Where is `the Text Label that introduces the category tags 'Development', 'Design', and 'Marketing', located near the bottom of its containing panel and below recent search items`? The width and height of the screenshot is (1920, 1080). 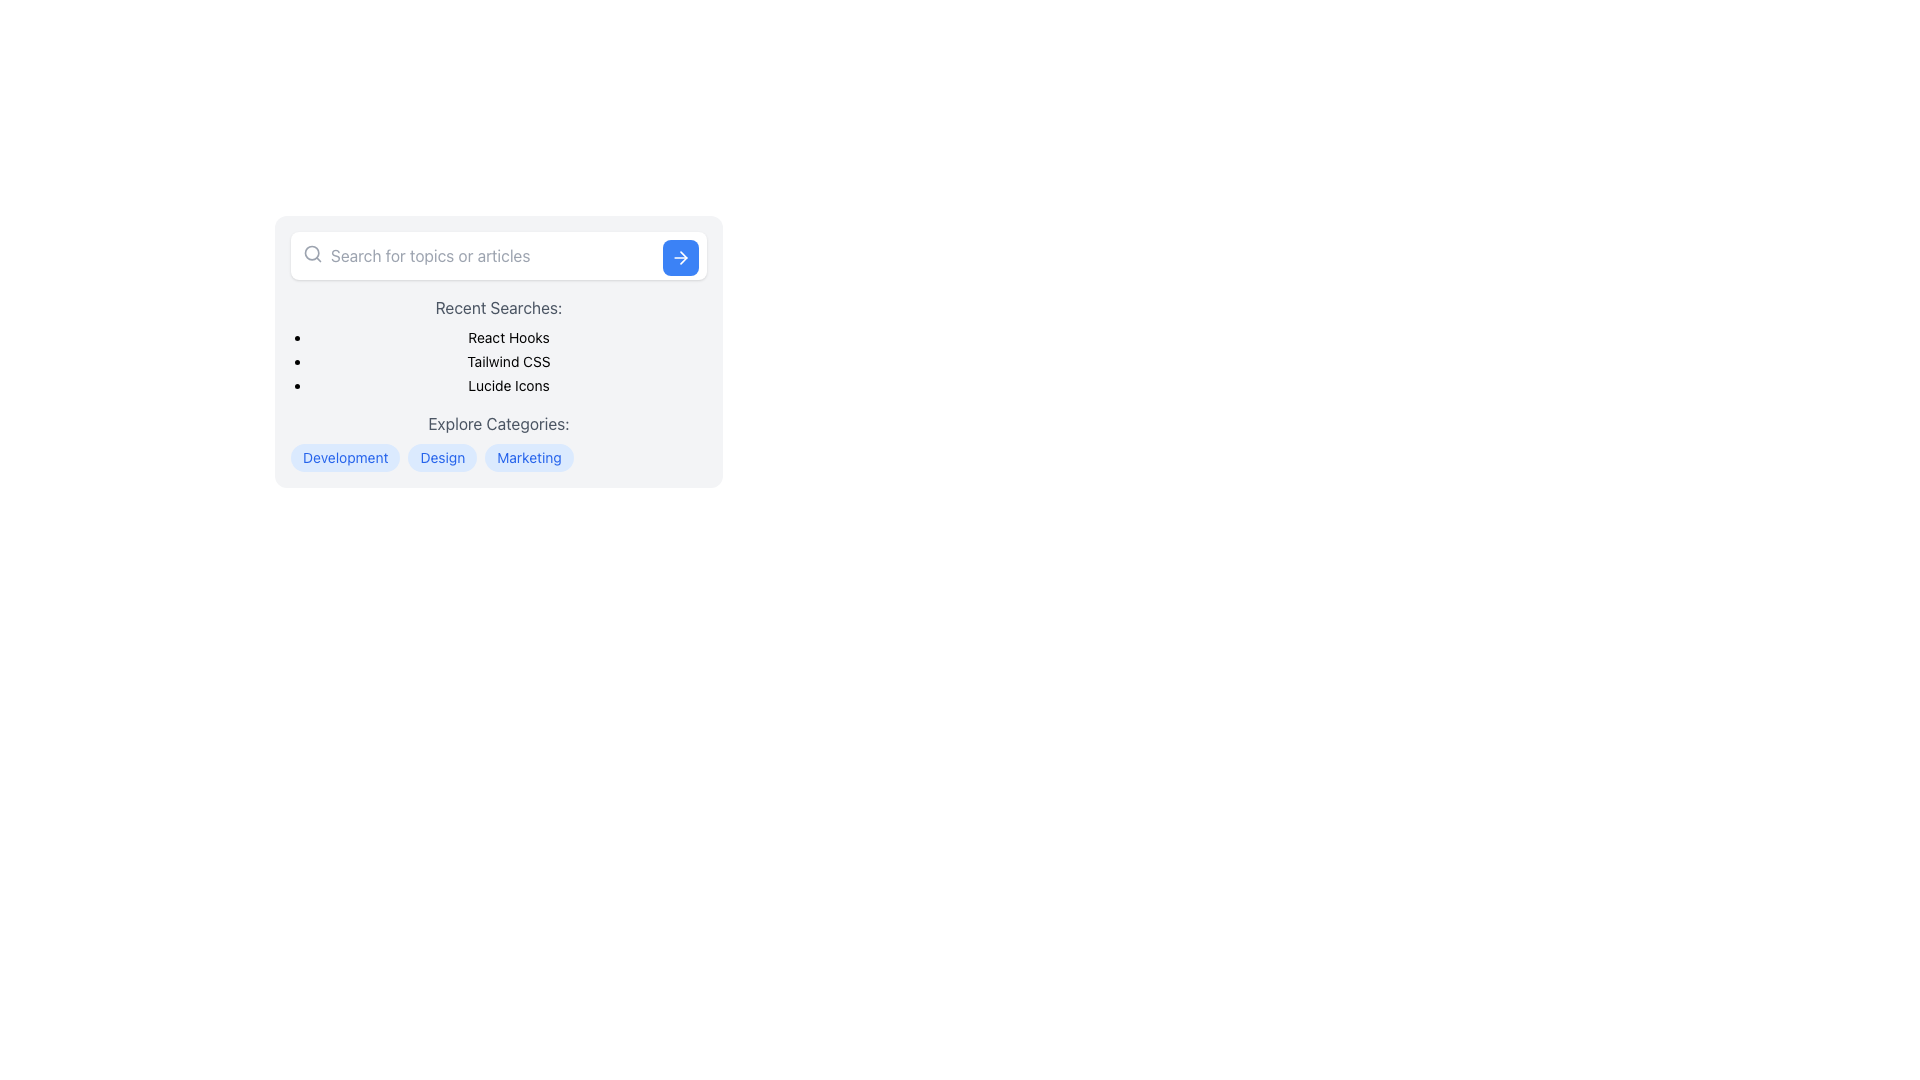 the Text Label that introduces the category tags 'Development', 'Design', and 'Marketing', located near the bottom of its containing panel and below recent search items is located at coordinates (499, 423).